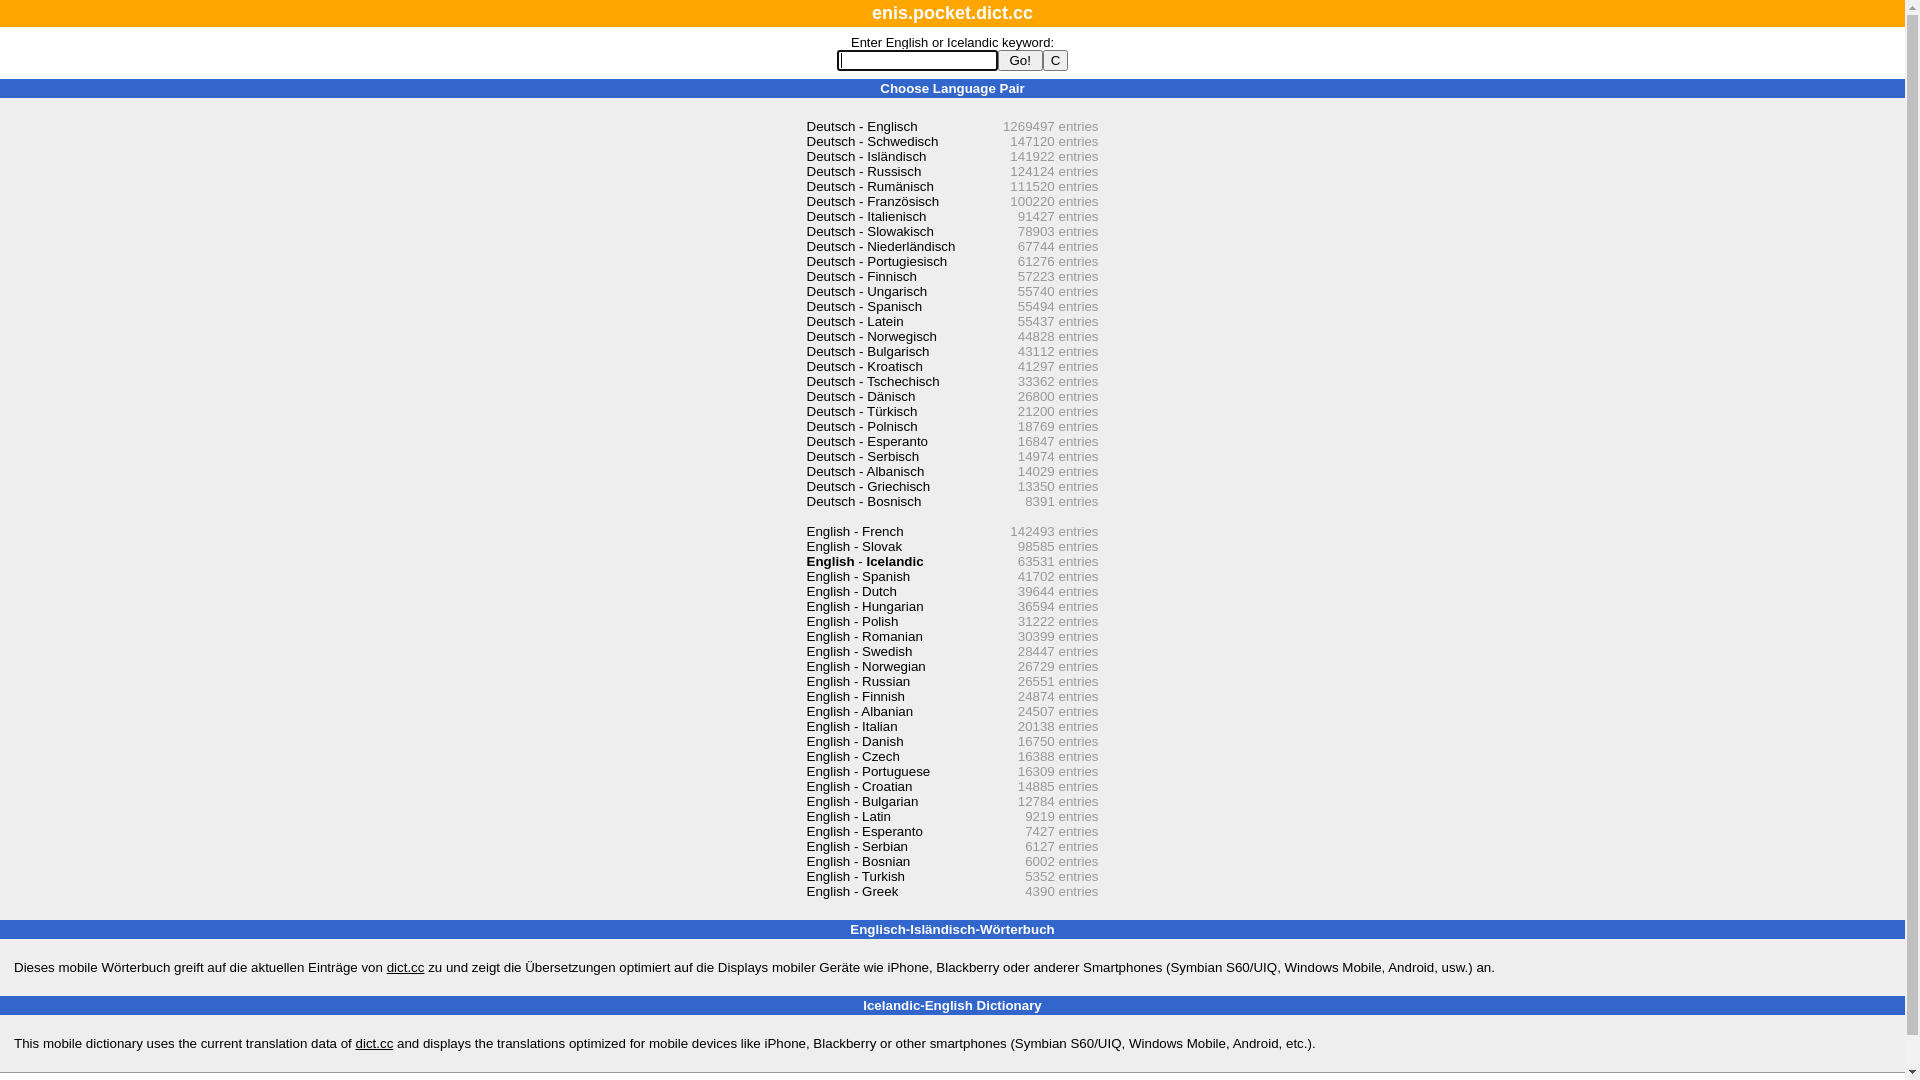 The image size is (1920, 1080). I want to click on 'C', so click(1055, 59).